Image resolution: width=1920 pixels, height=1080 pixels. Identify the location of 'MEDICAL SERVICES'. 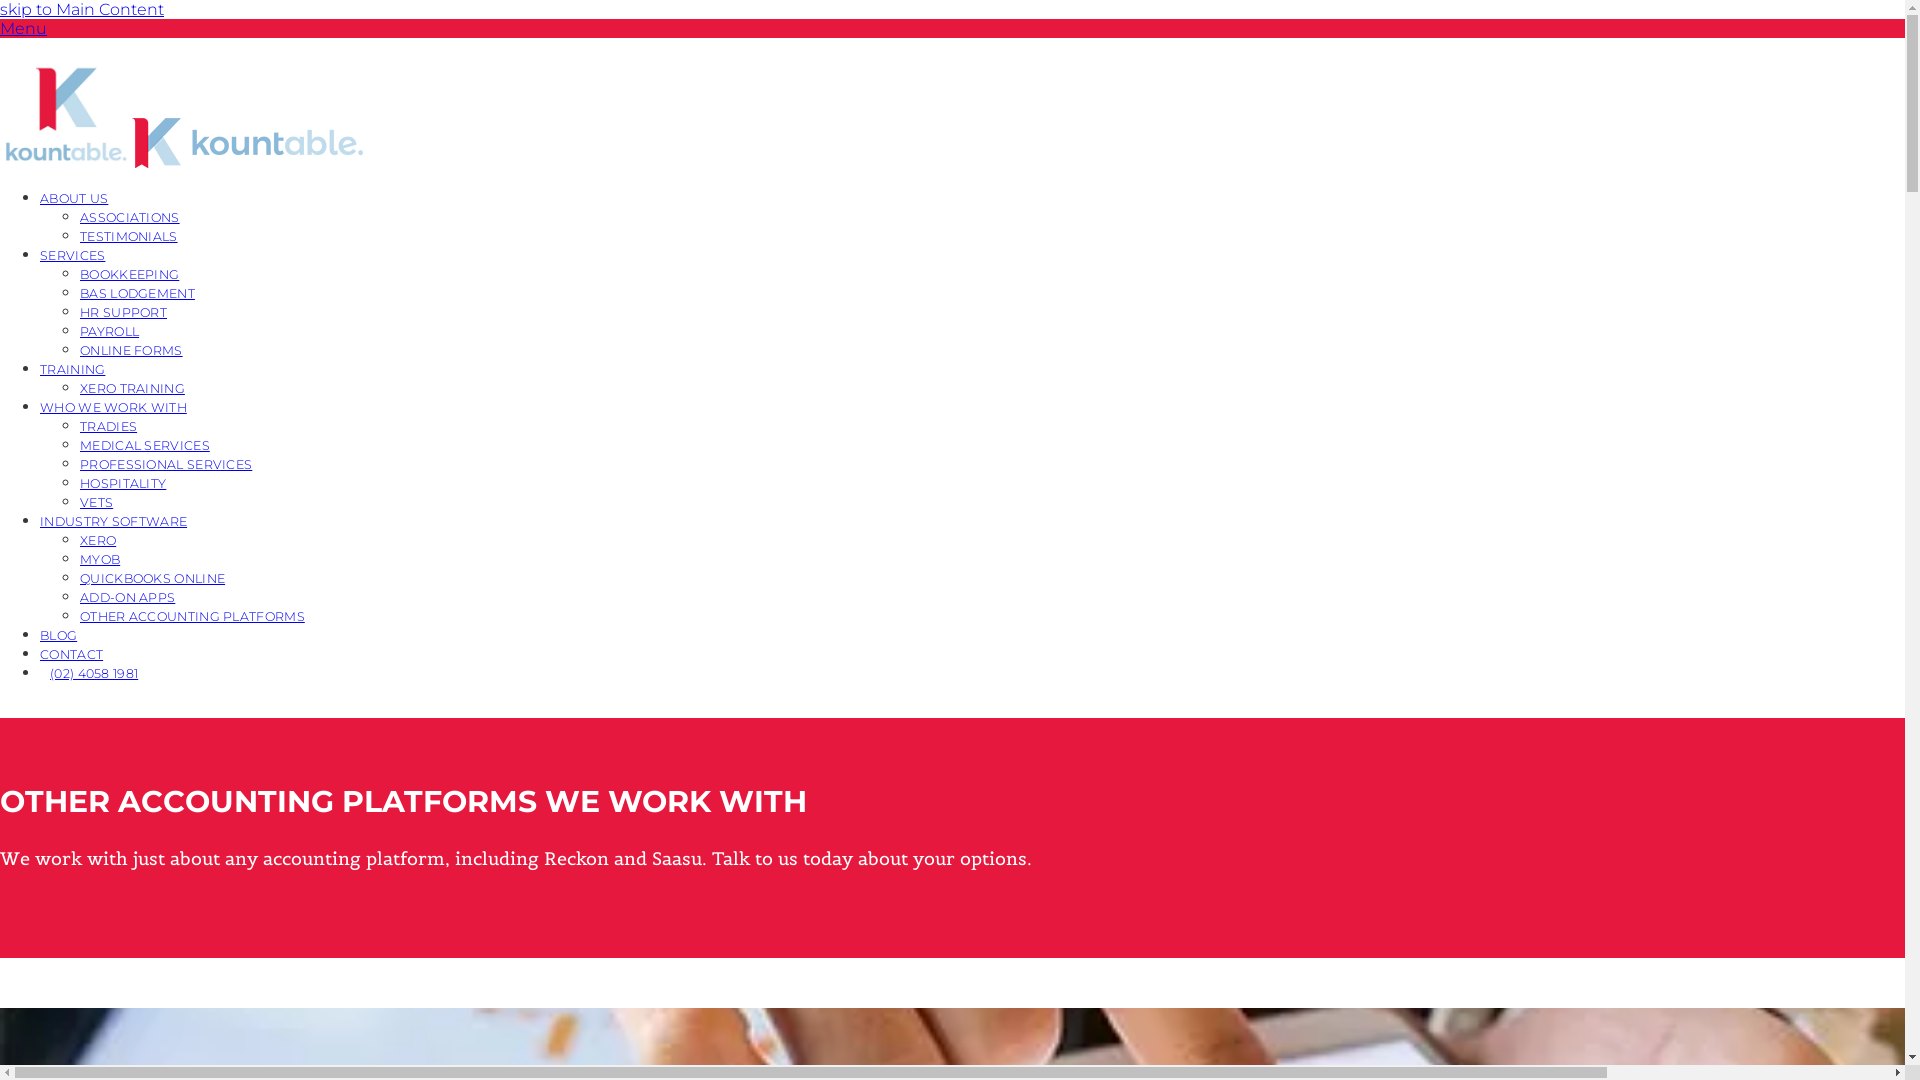
(143, 443).